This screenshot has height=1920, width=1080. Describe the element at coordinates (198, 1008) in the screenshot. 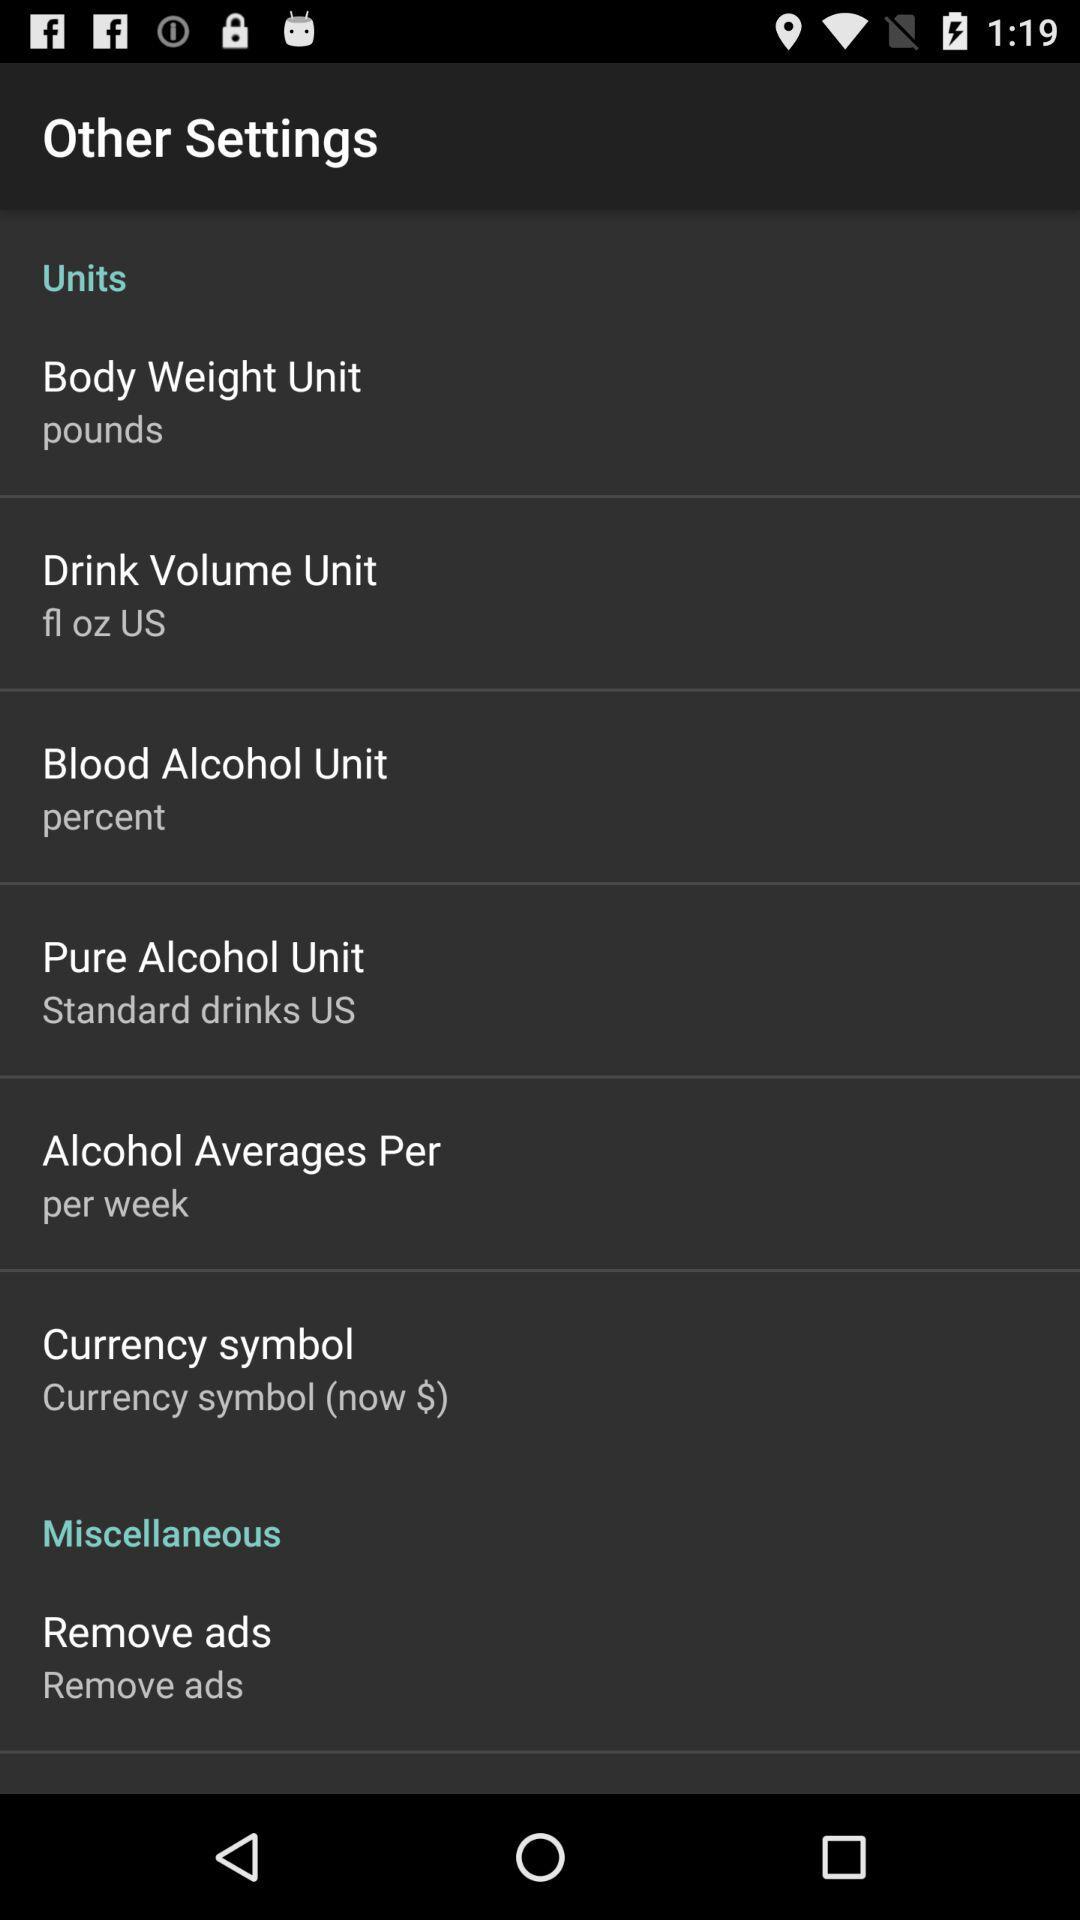

I see `item above alcohol averages per app` at that location.